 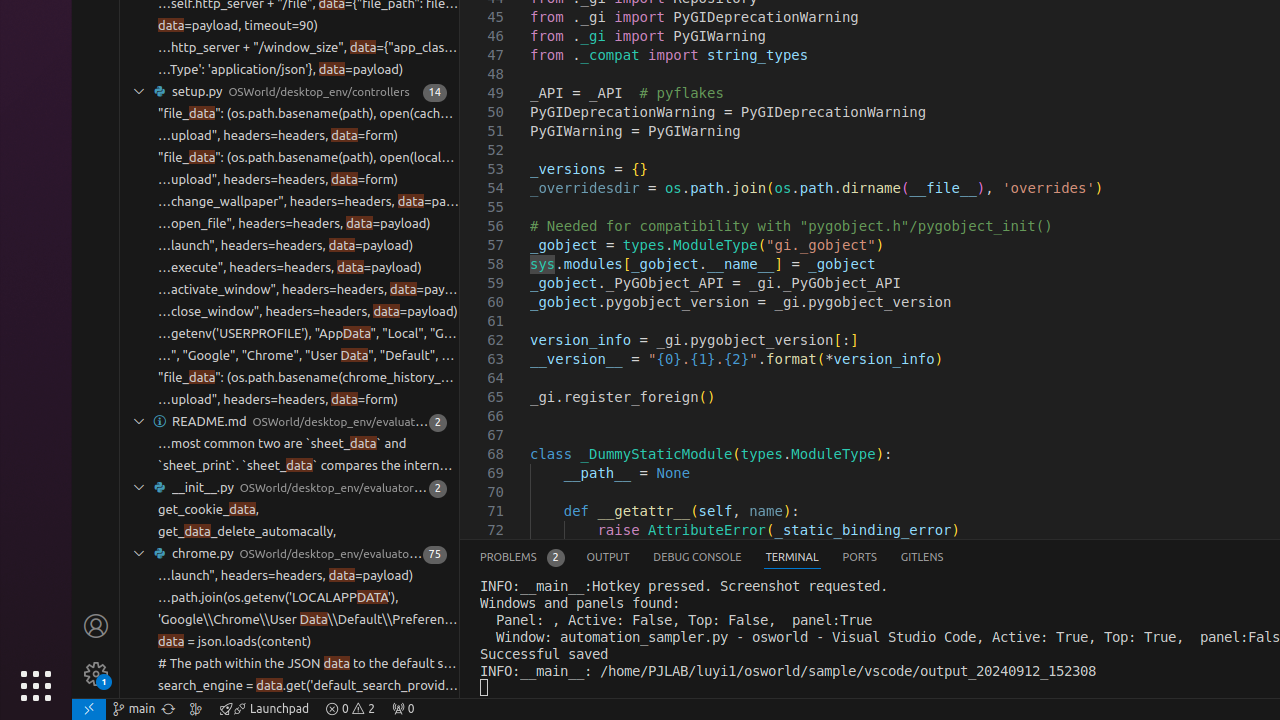 What do you see at coordinates (237, 25) in the screenshot?
I see `'data=payload, timeout=90)'` at bounding box center [237, 25].